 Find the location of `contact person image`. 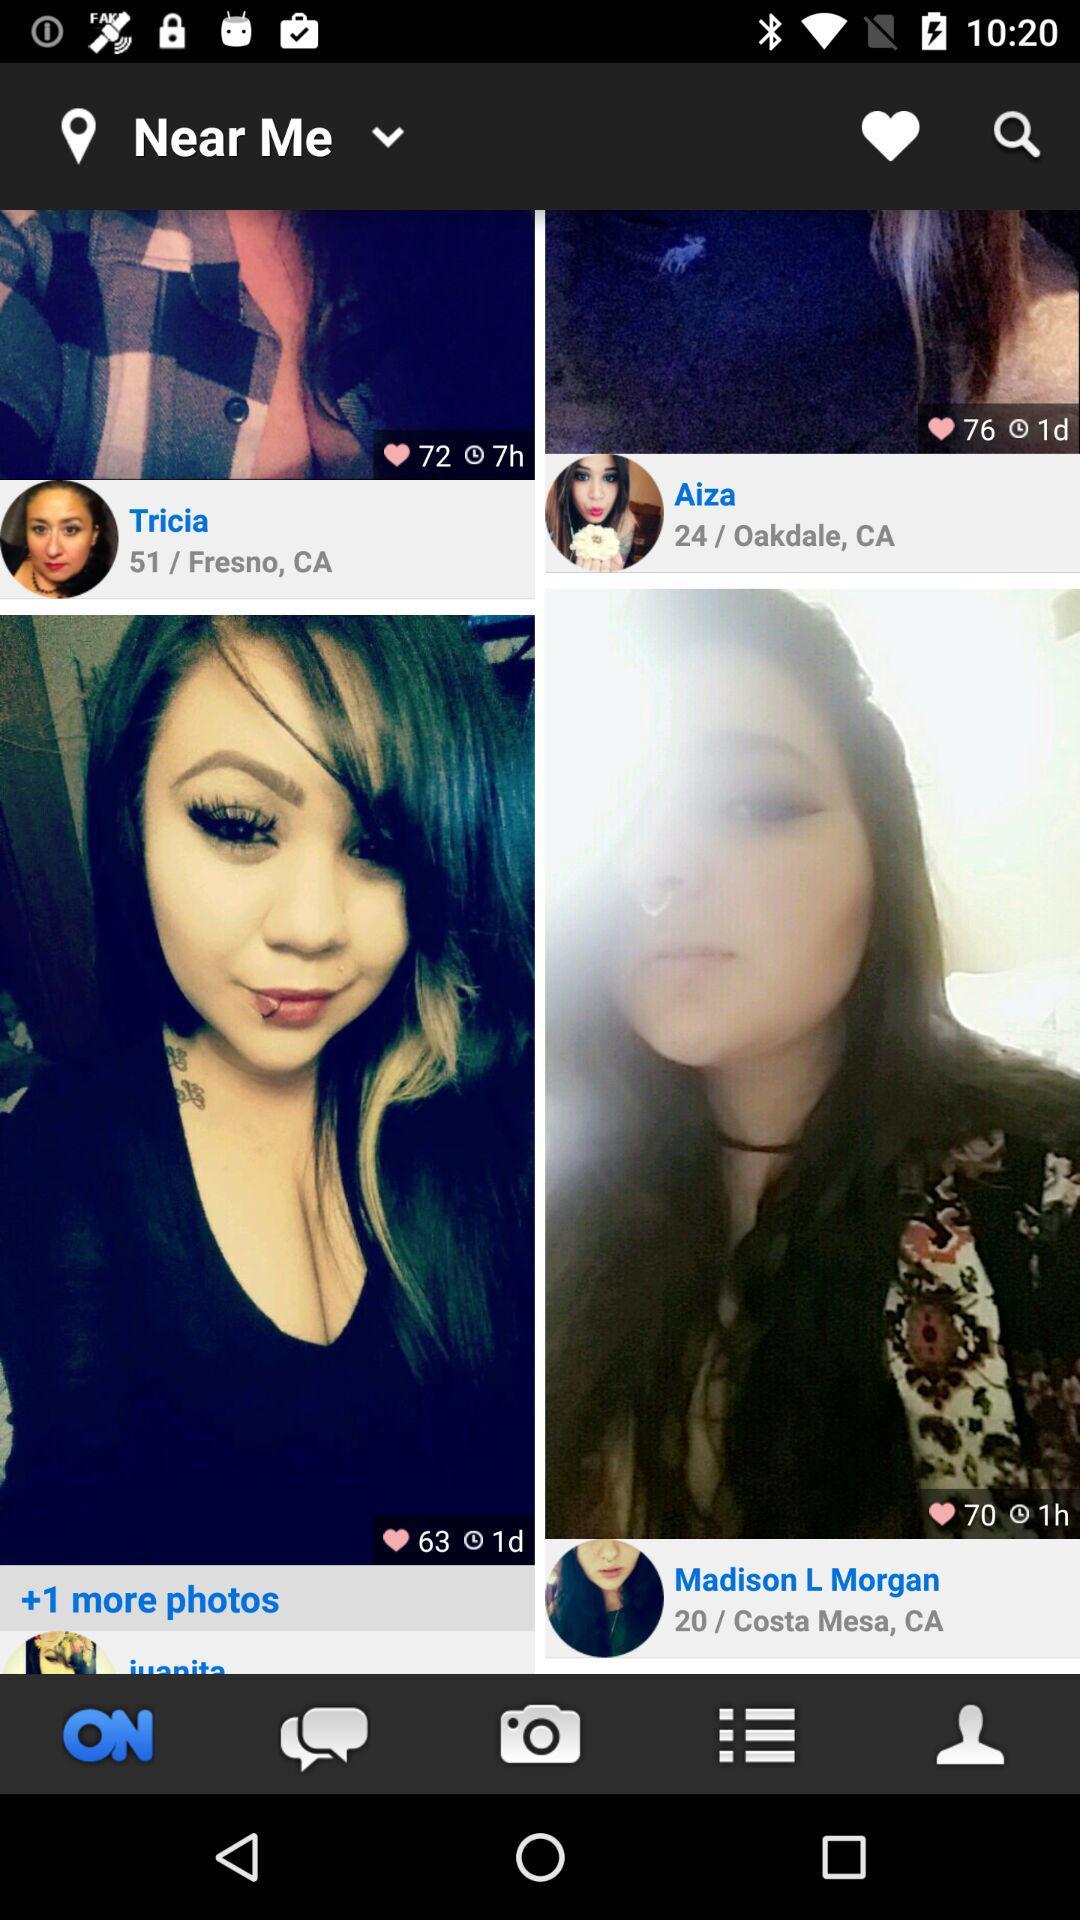

contact person image is located at coordinates (603, 1597).